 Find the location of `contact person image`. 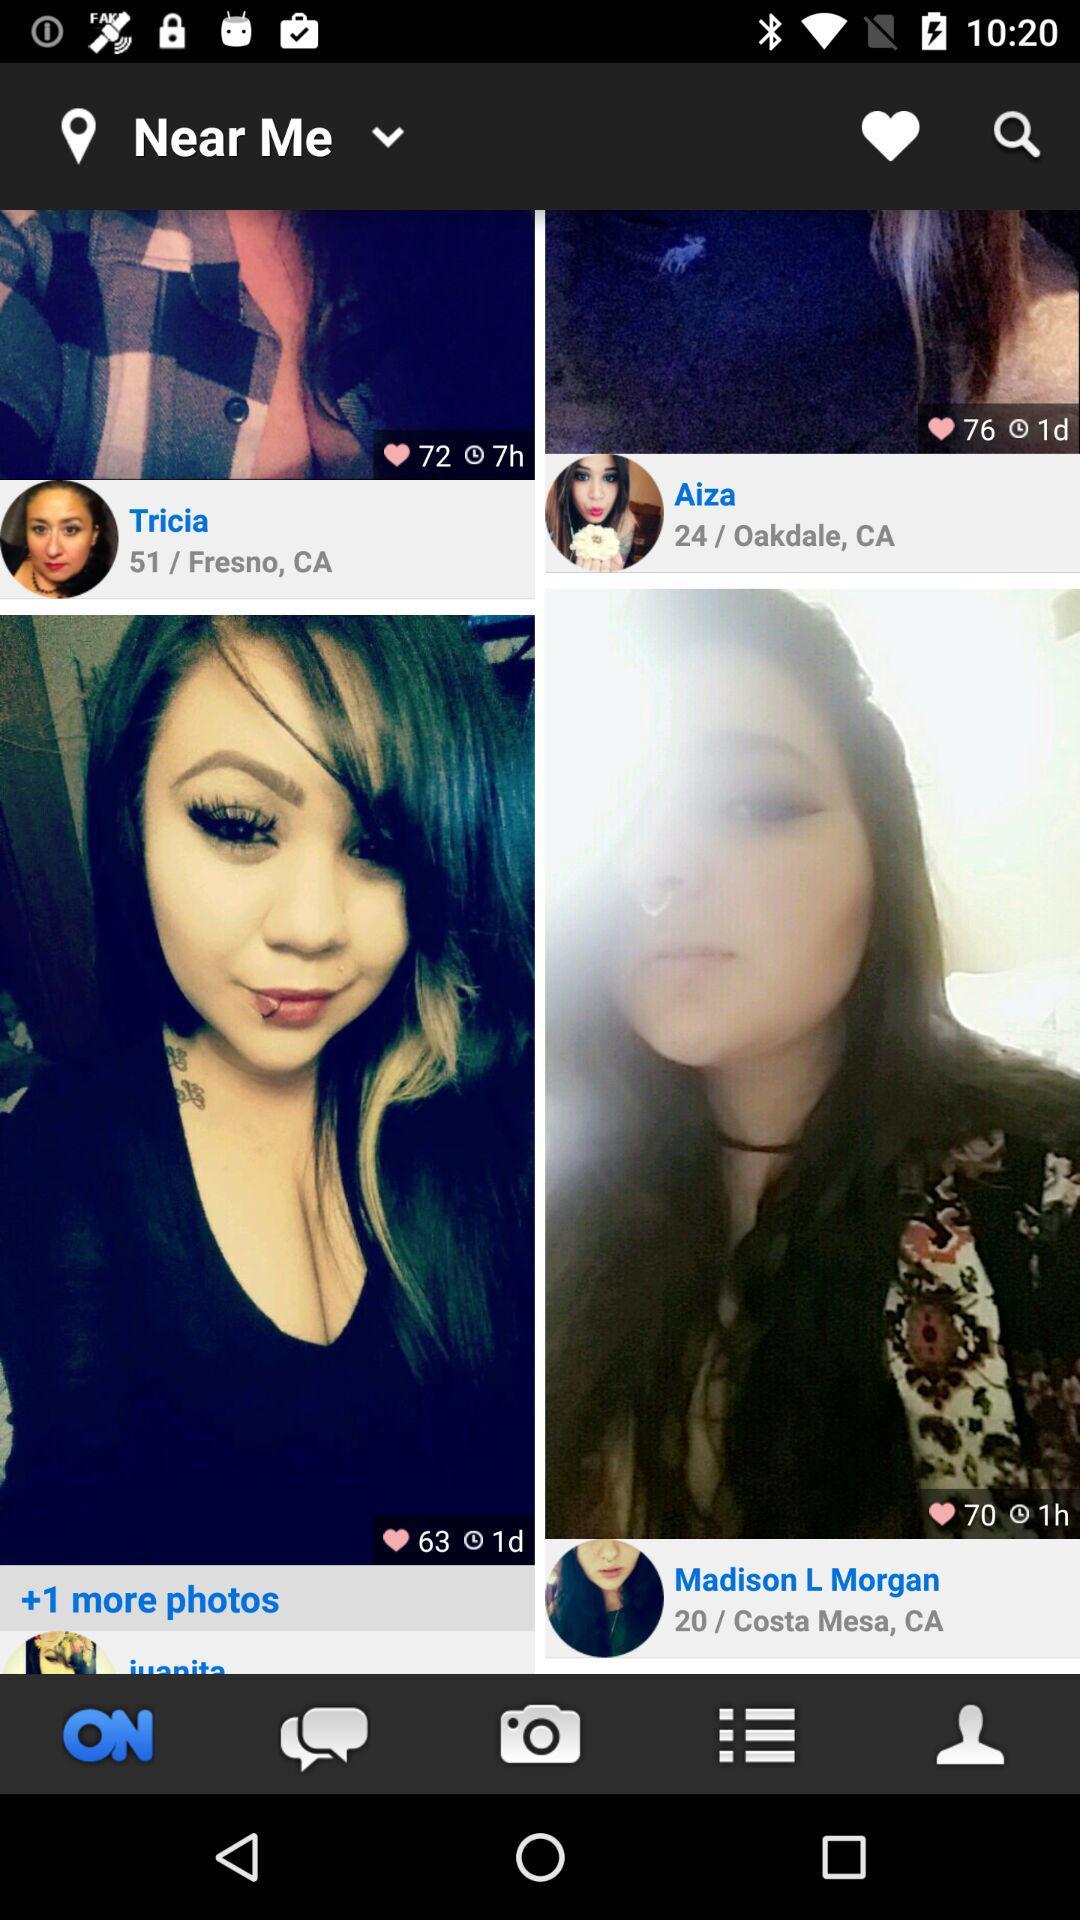

contact person image is located at coordinates (603, 1597).